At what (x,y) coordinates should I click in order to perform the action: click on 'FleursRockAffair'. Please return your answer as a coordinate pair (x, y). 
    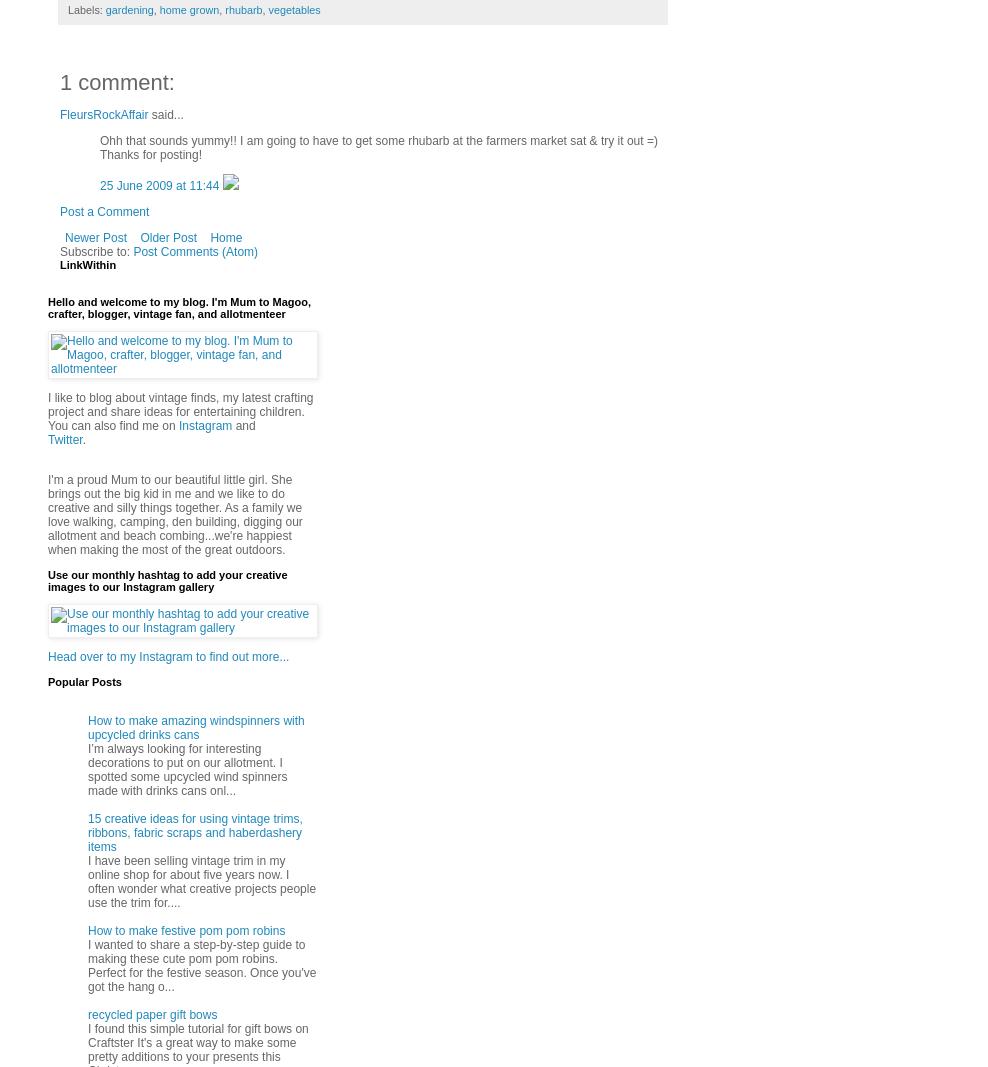
    Looking at the image, I should click on (104, 114).